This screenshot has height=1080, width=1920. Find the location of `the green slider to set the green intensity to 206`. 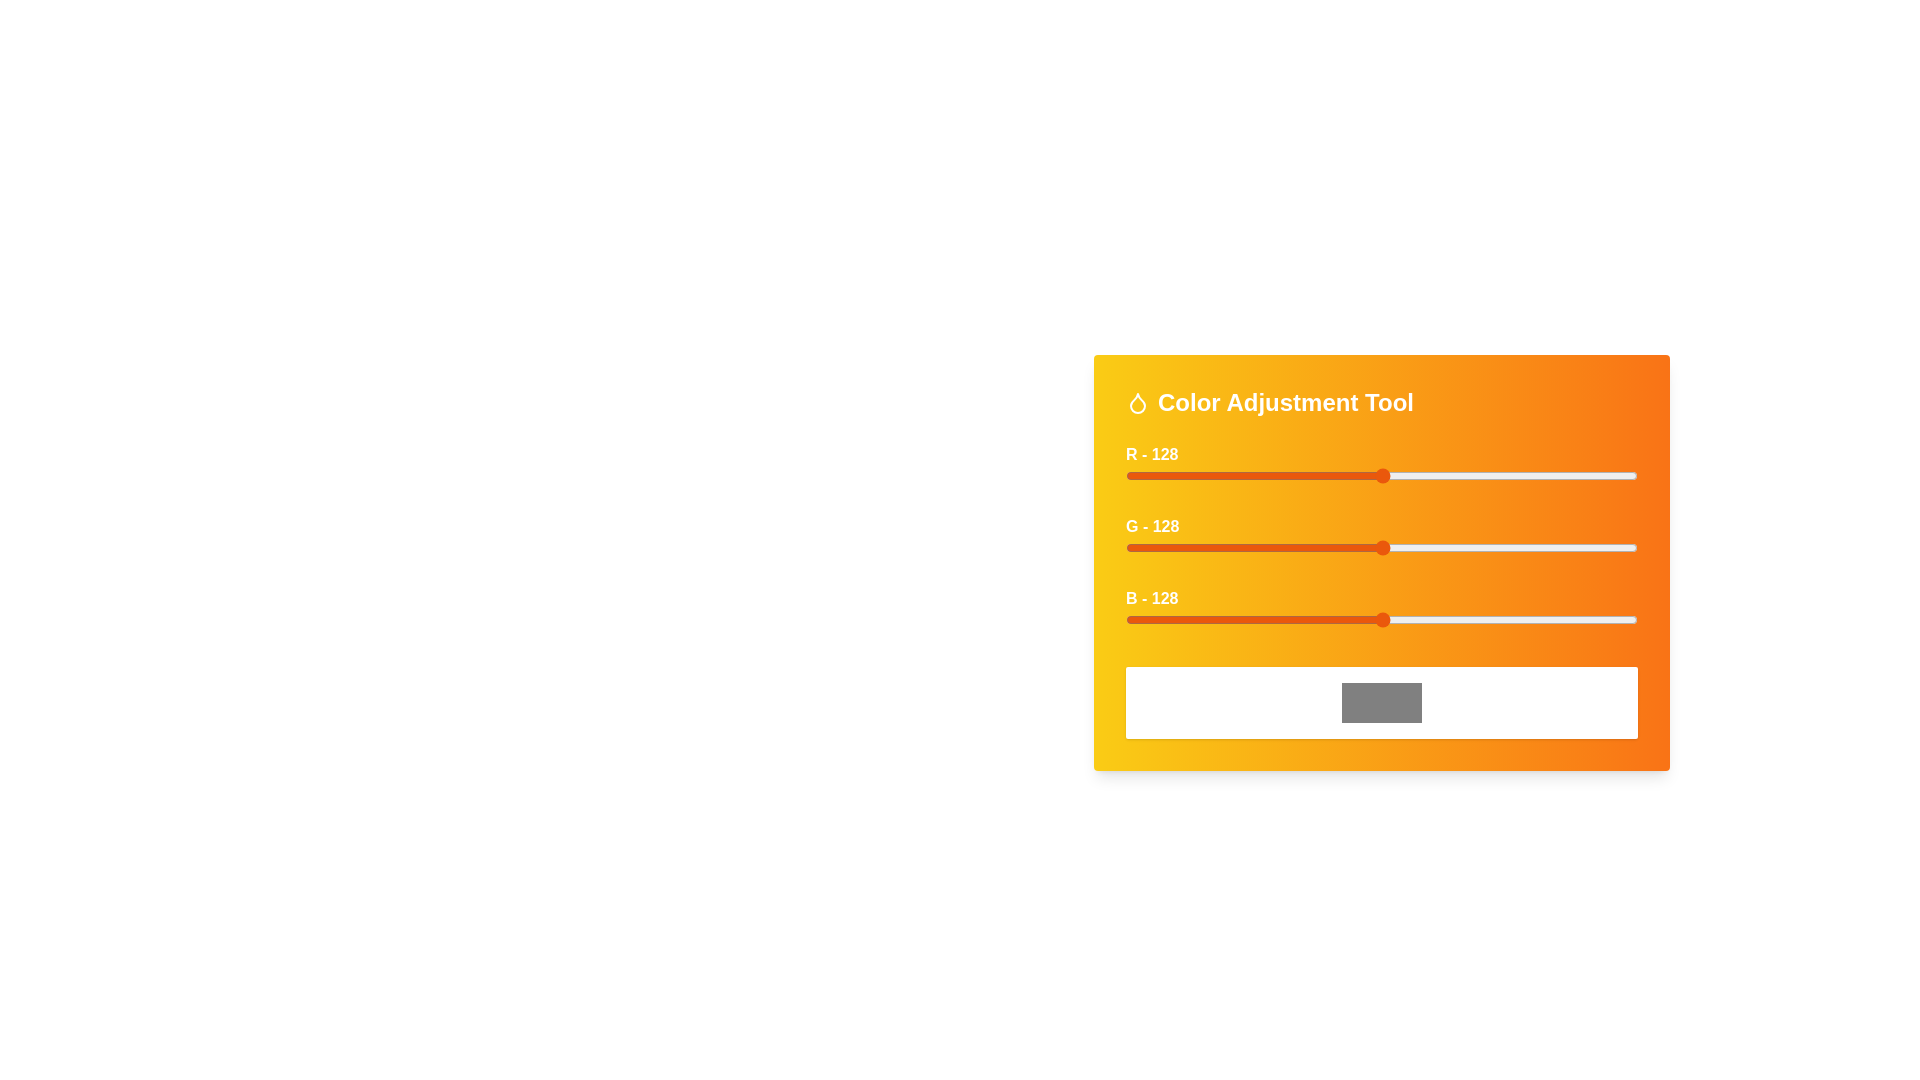

the green slider to set the green intensity to 206 is located at coordinates (1538, 547).